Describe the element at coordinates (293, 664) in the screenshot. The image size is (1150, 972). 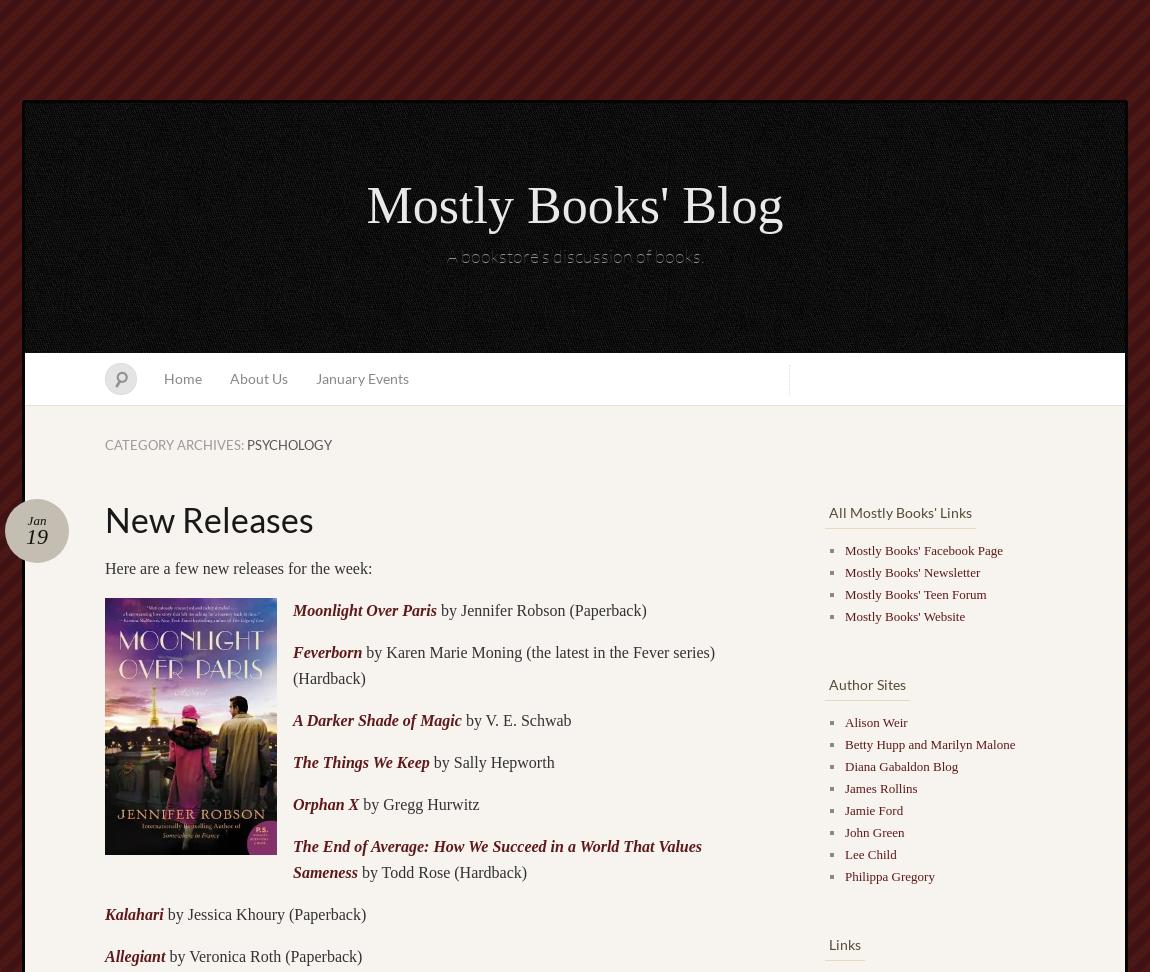
I see `'by Karen Marie Moning (the latest in the Fever series) (Hardback)'` at that location.